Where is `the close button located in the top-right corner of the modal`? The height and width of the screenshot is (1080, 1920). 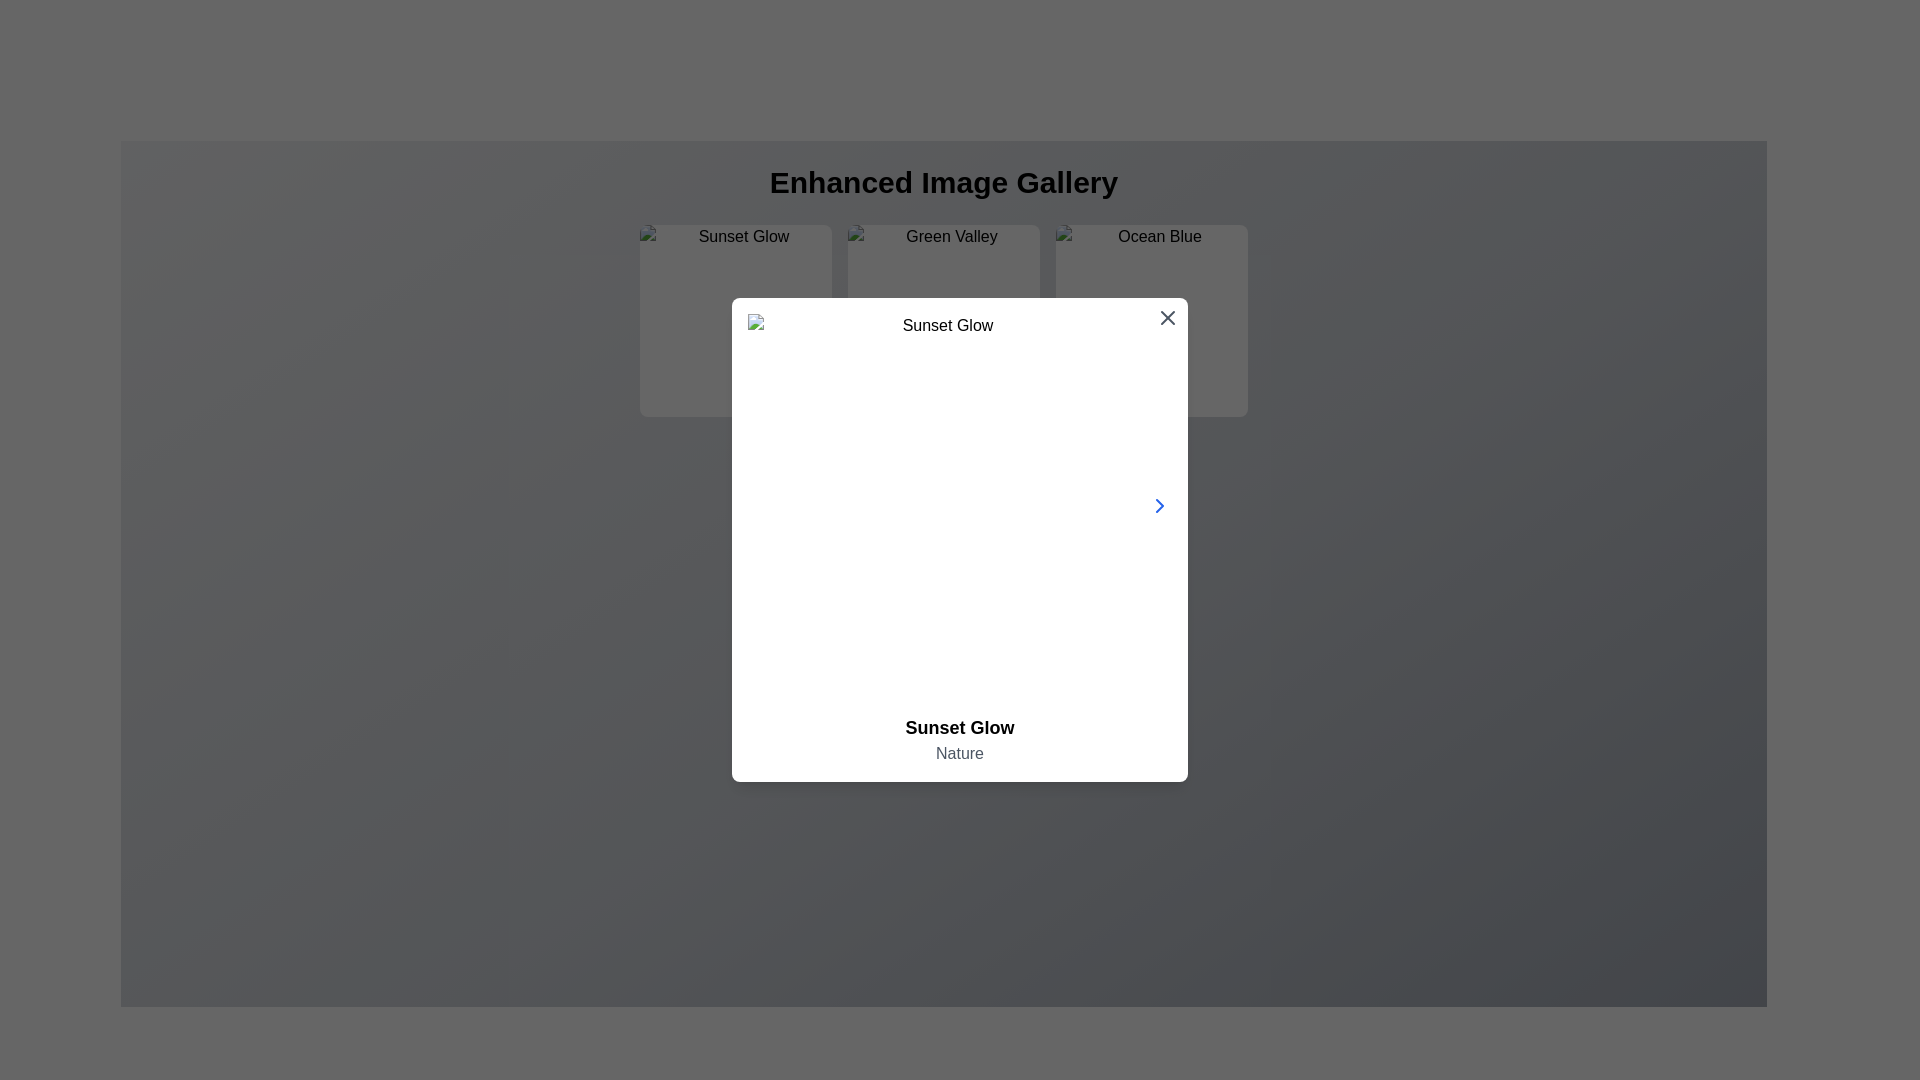
the close button located in the top-right corner of the modal is located at coordinates (1167, 316).